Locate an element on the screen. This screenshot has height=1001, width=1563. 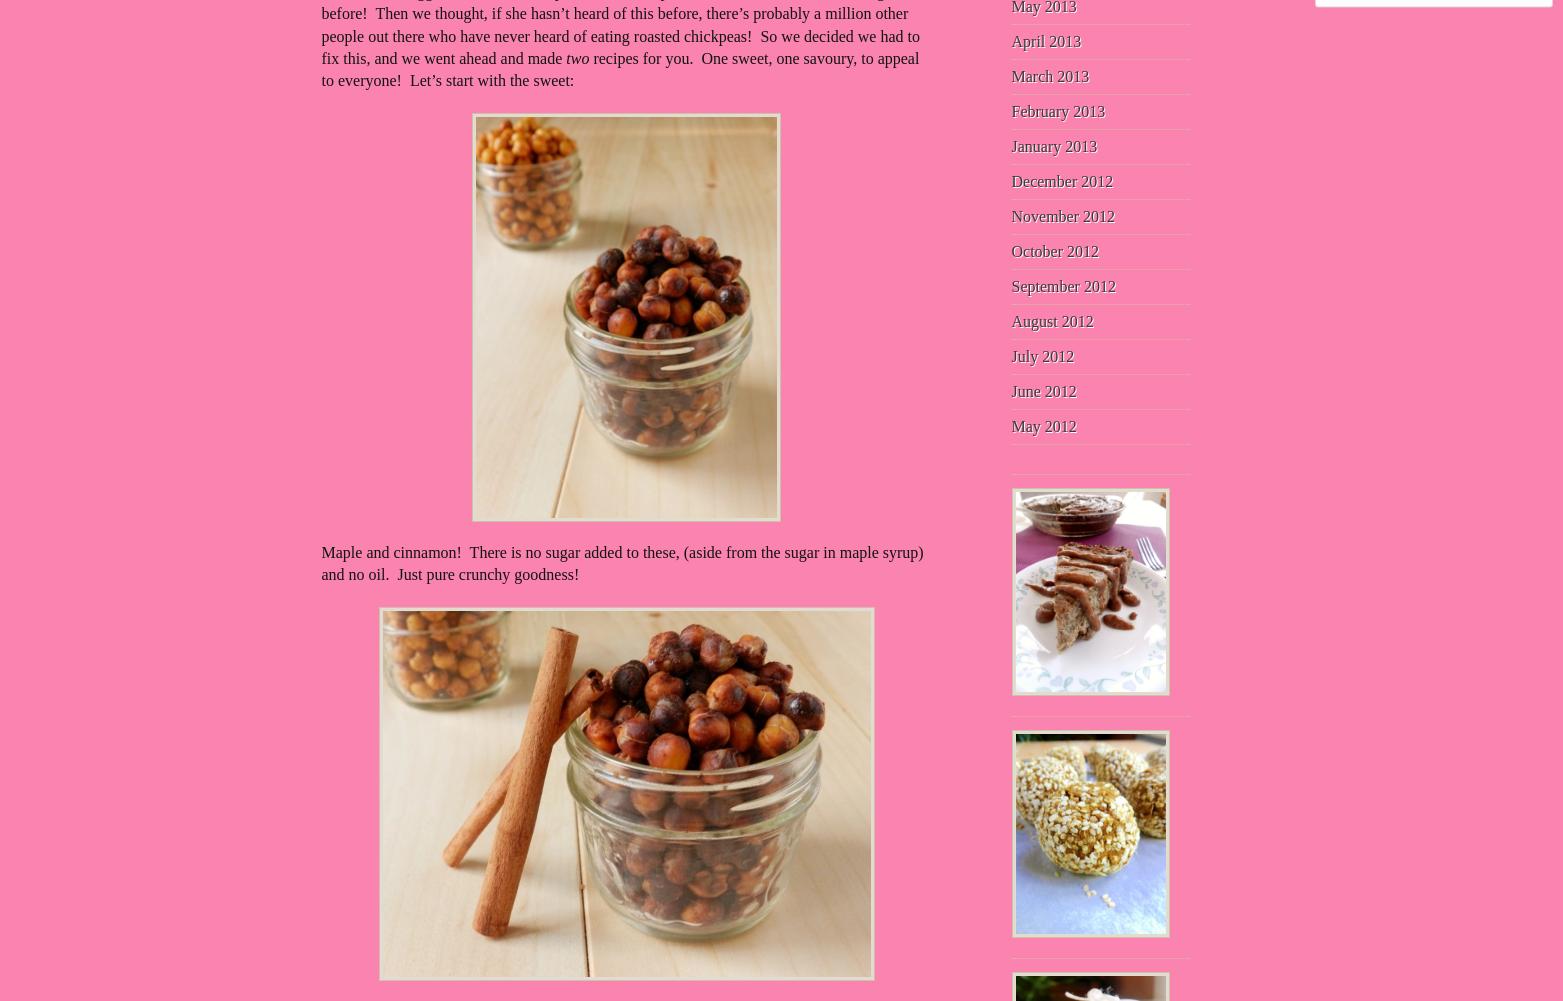
'recipes for you.  One sweet, one savoury, to appeal to everyone!  Let’s start with the sweet:' is located at coordinates (321, 68).